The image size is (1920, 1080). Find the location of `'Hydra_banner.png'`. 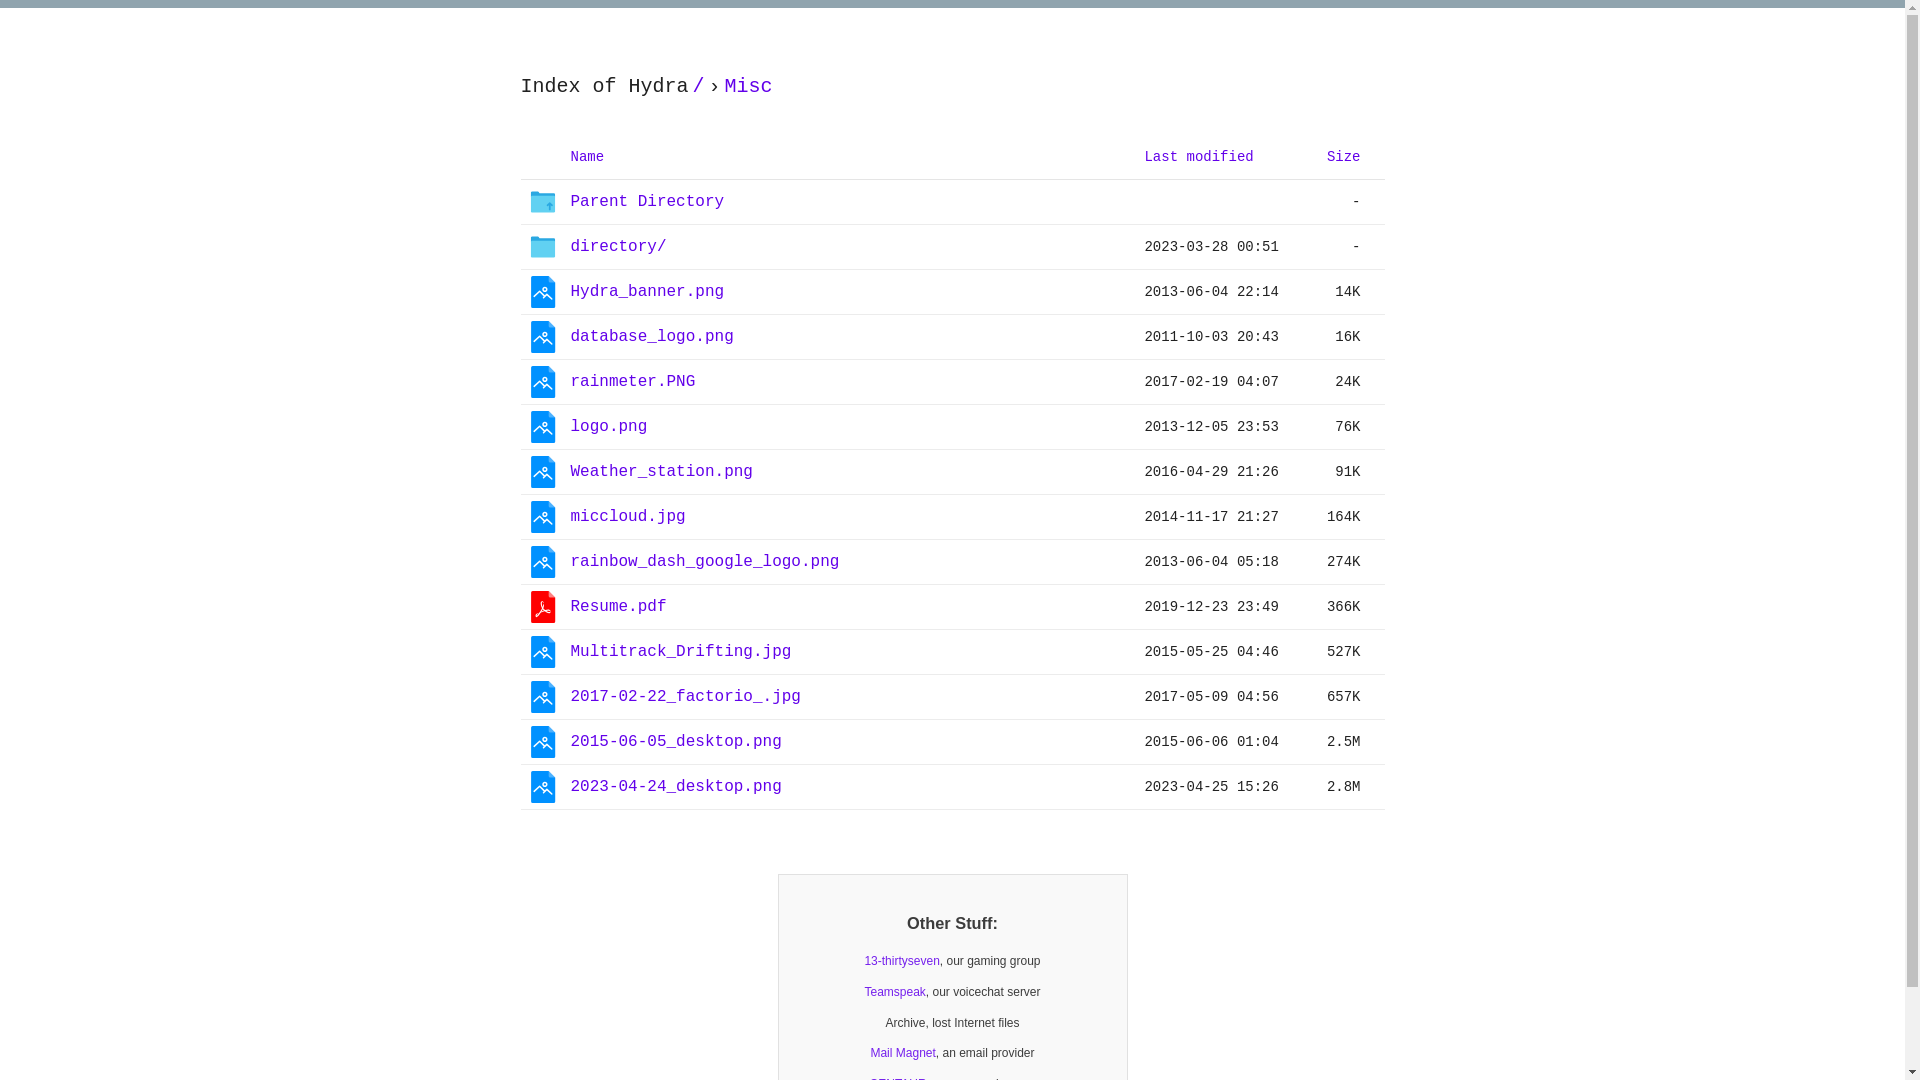

'Hydra_banner.png' is located at coordinates (647, 291).